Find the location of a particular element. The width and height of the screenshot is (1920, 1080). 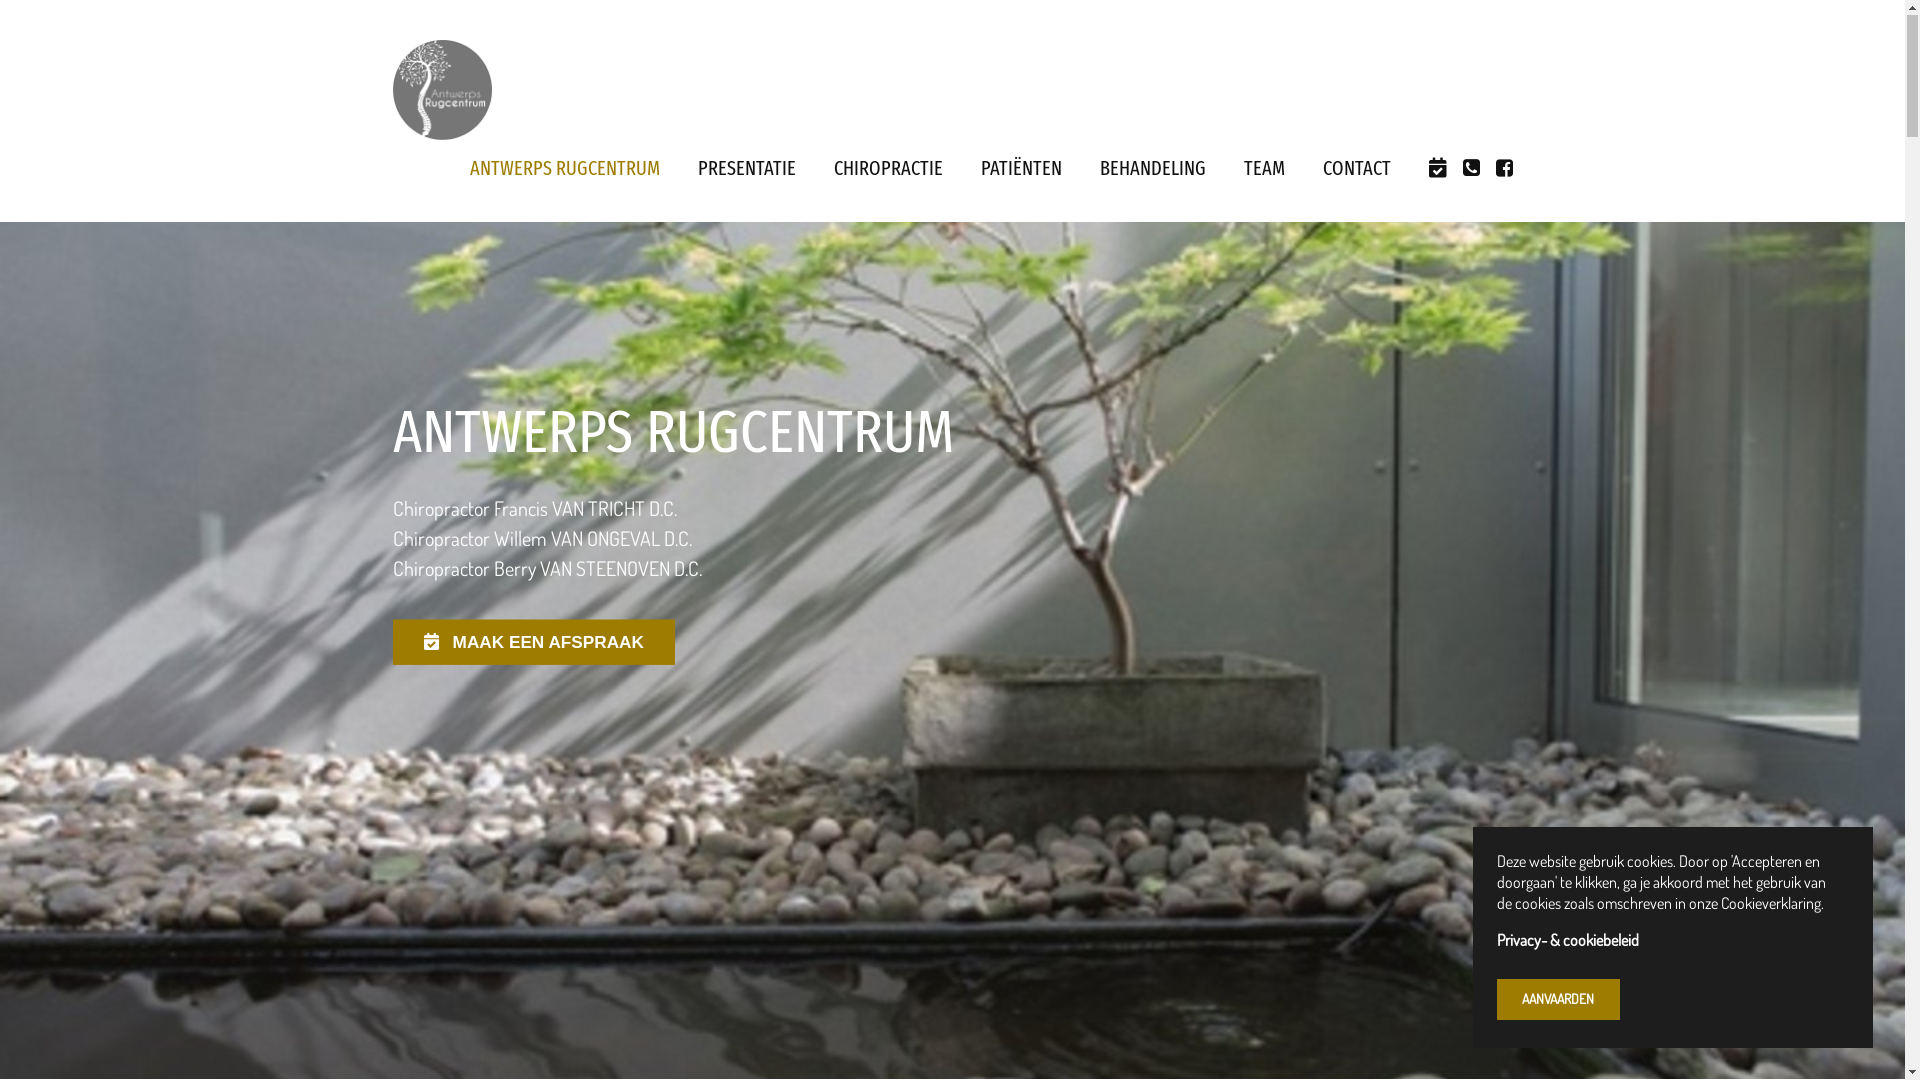

'   MAAK EEN AFSPRAAK' is located at coordinates (537, 640).